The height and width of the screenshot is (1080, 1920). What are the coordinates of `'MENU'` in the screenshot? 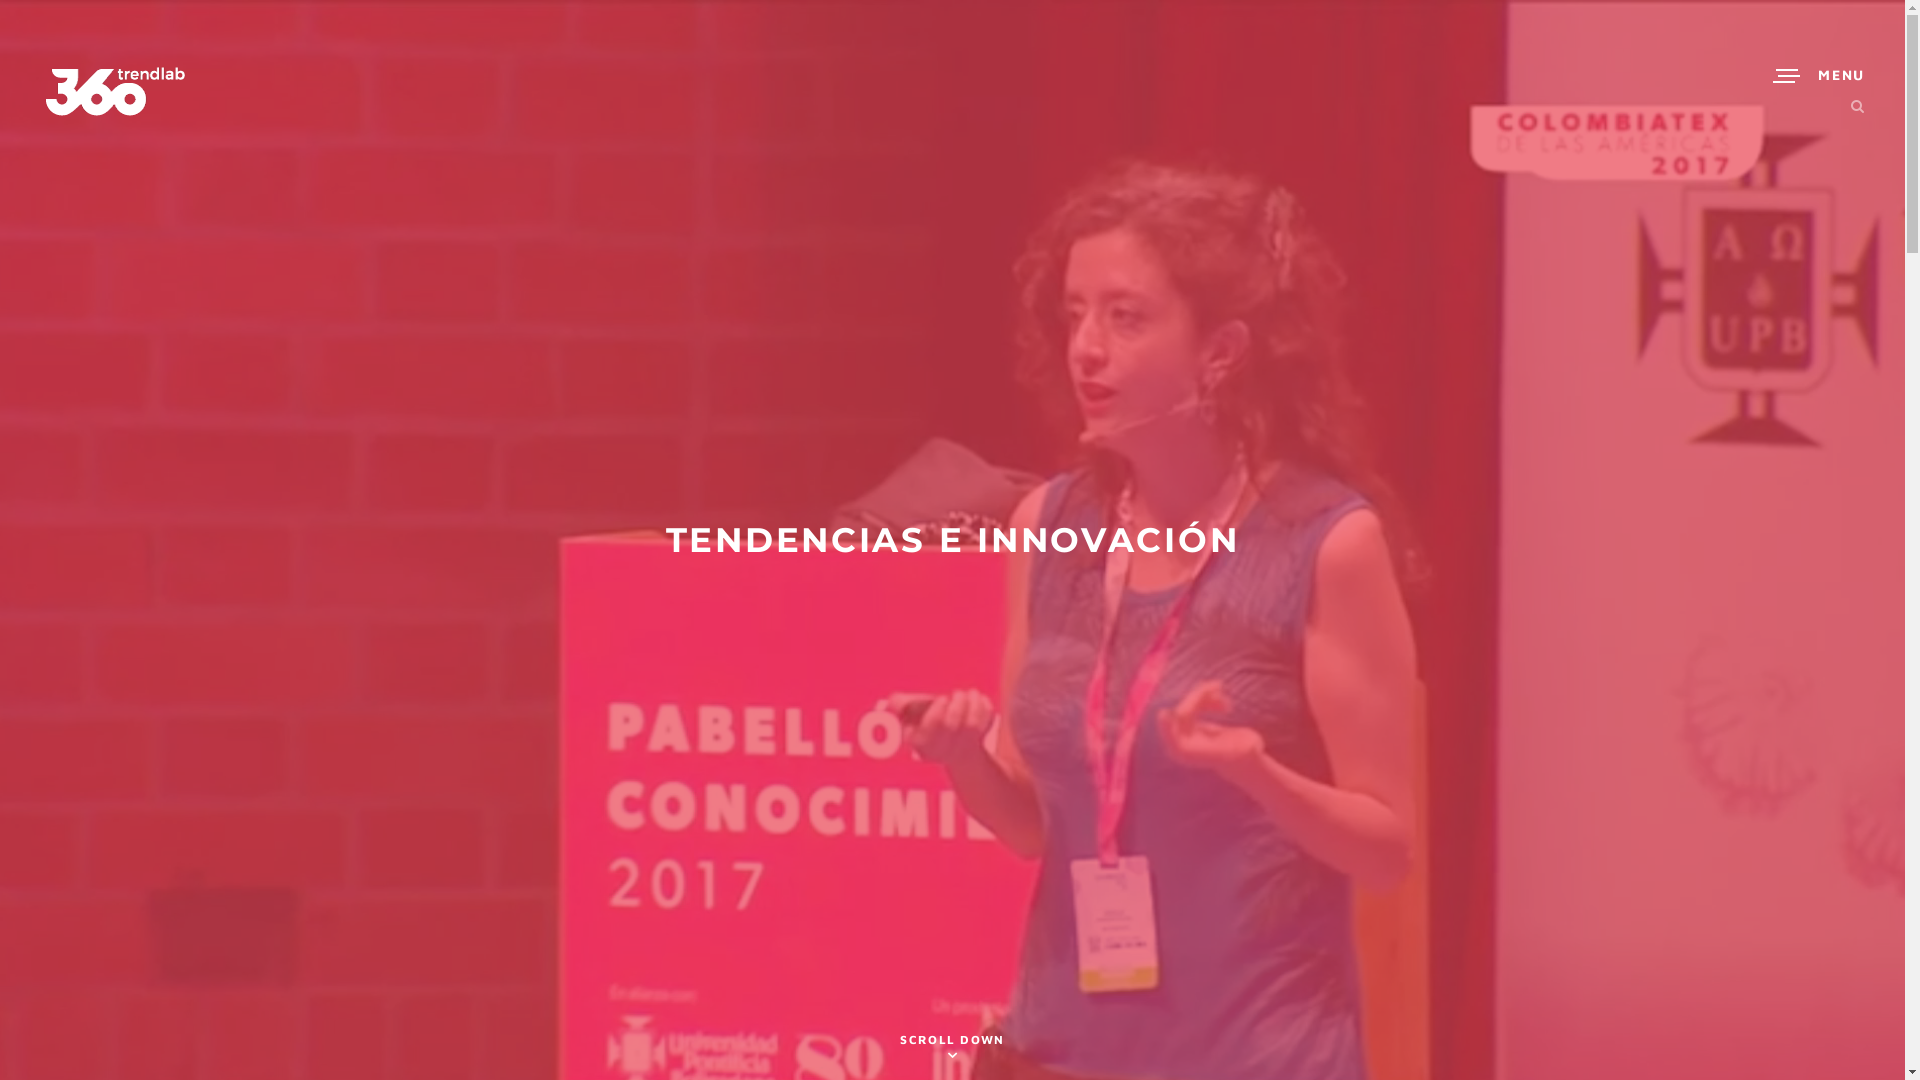 It's located at (1777, 73).